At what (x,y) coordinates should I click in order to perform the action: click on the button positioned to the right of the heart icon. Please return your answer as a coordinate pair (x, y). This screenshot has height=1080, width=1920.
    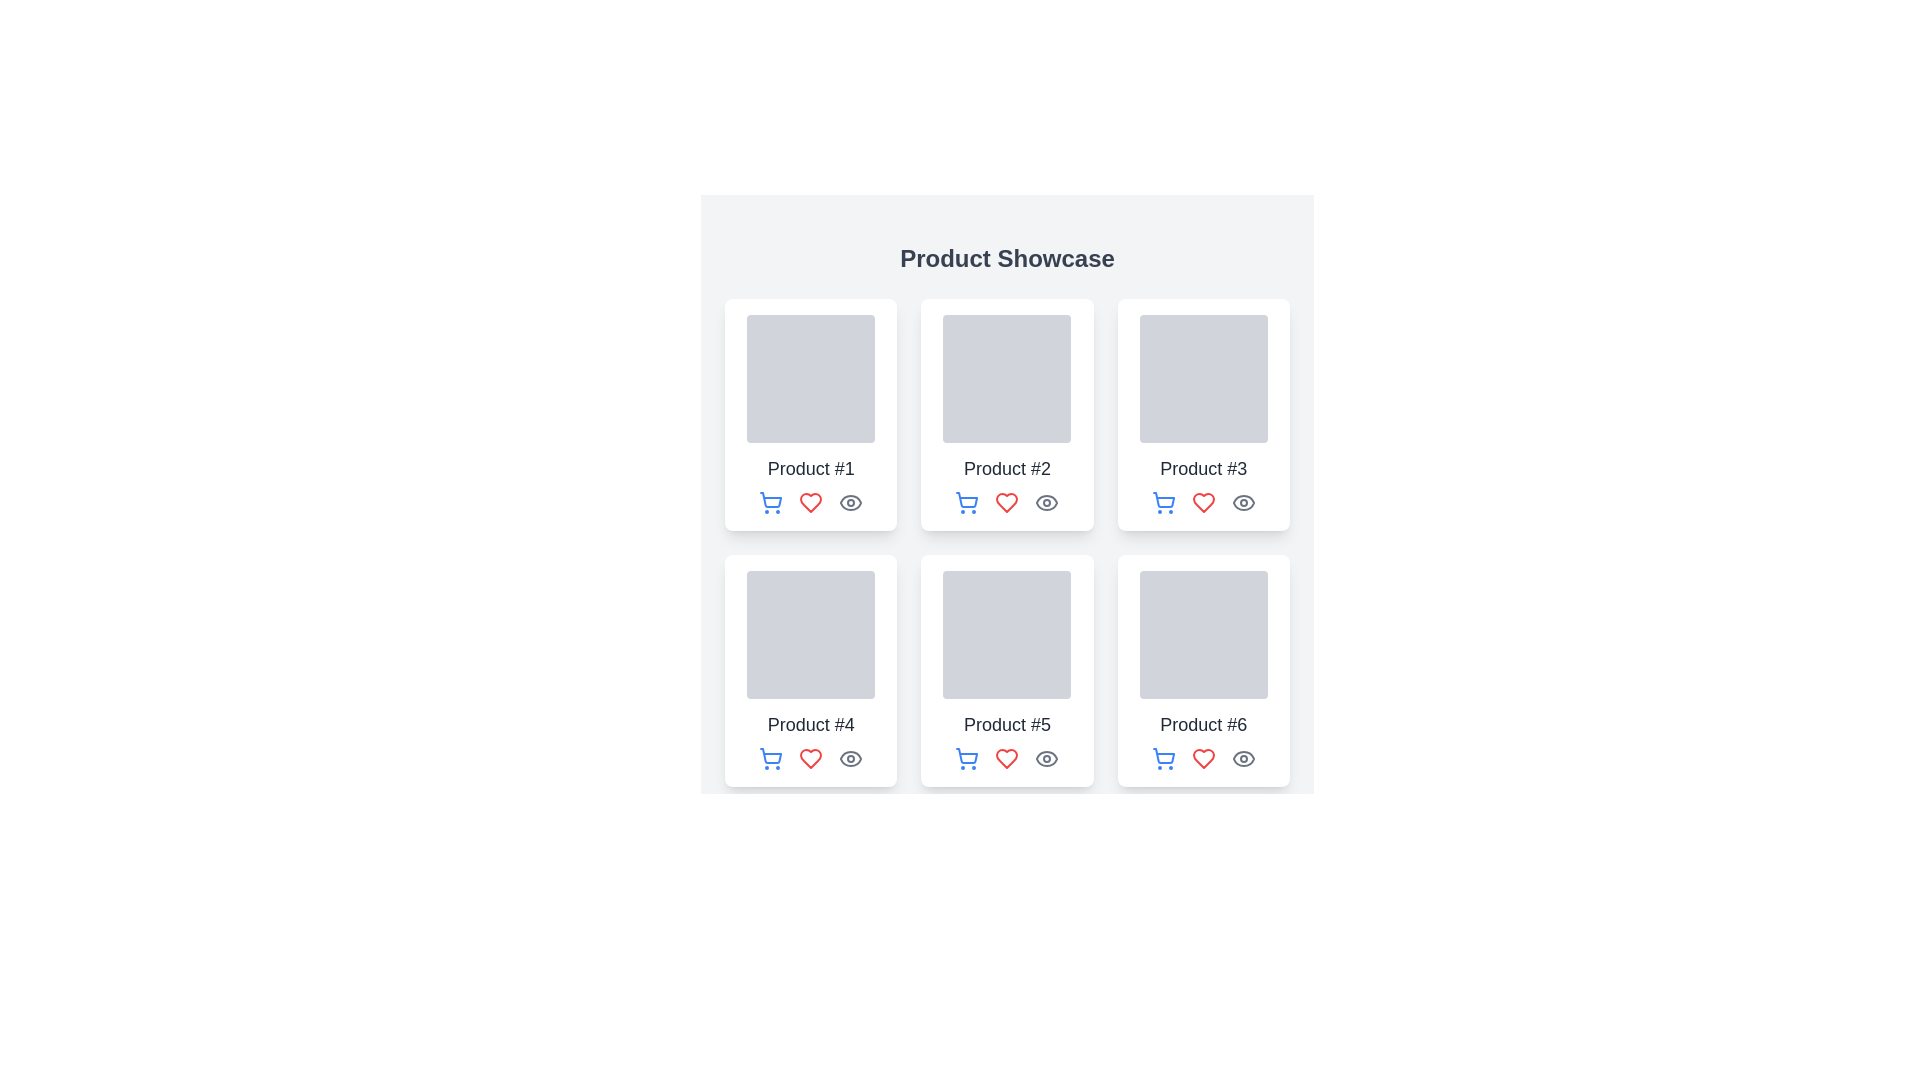
    Looking at the image, I should click on (1046, 501).